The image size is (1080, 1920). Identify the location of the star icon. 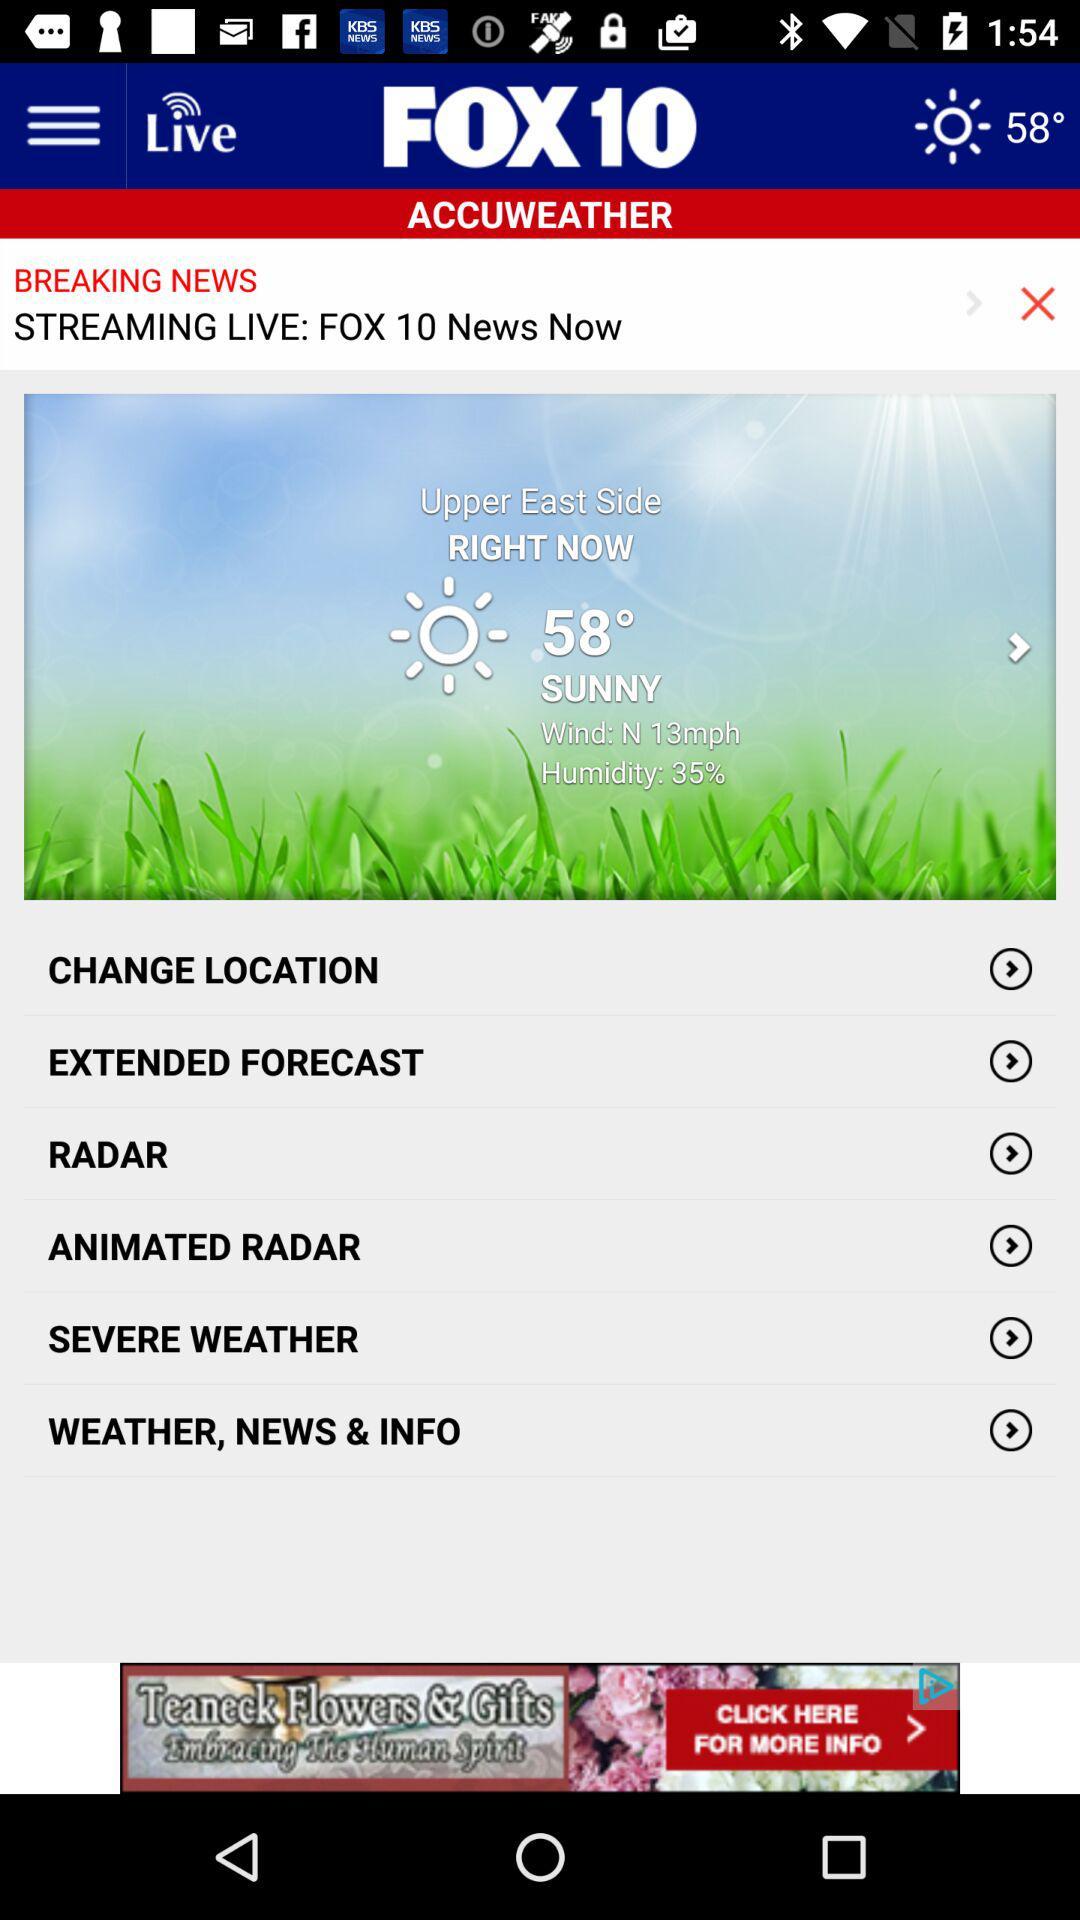
(988, 124).